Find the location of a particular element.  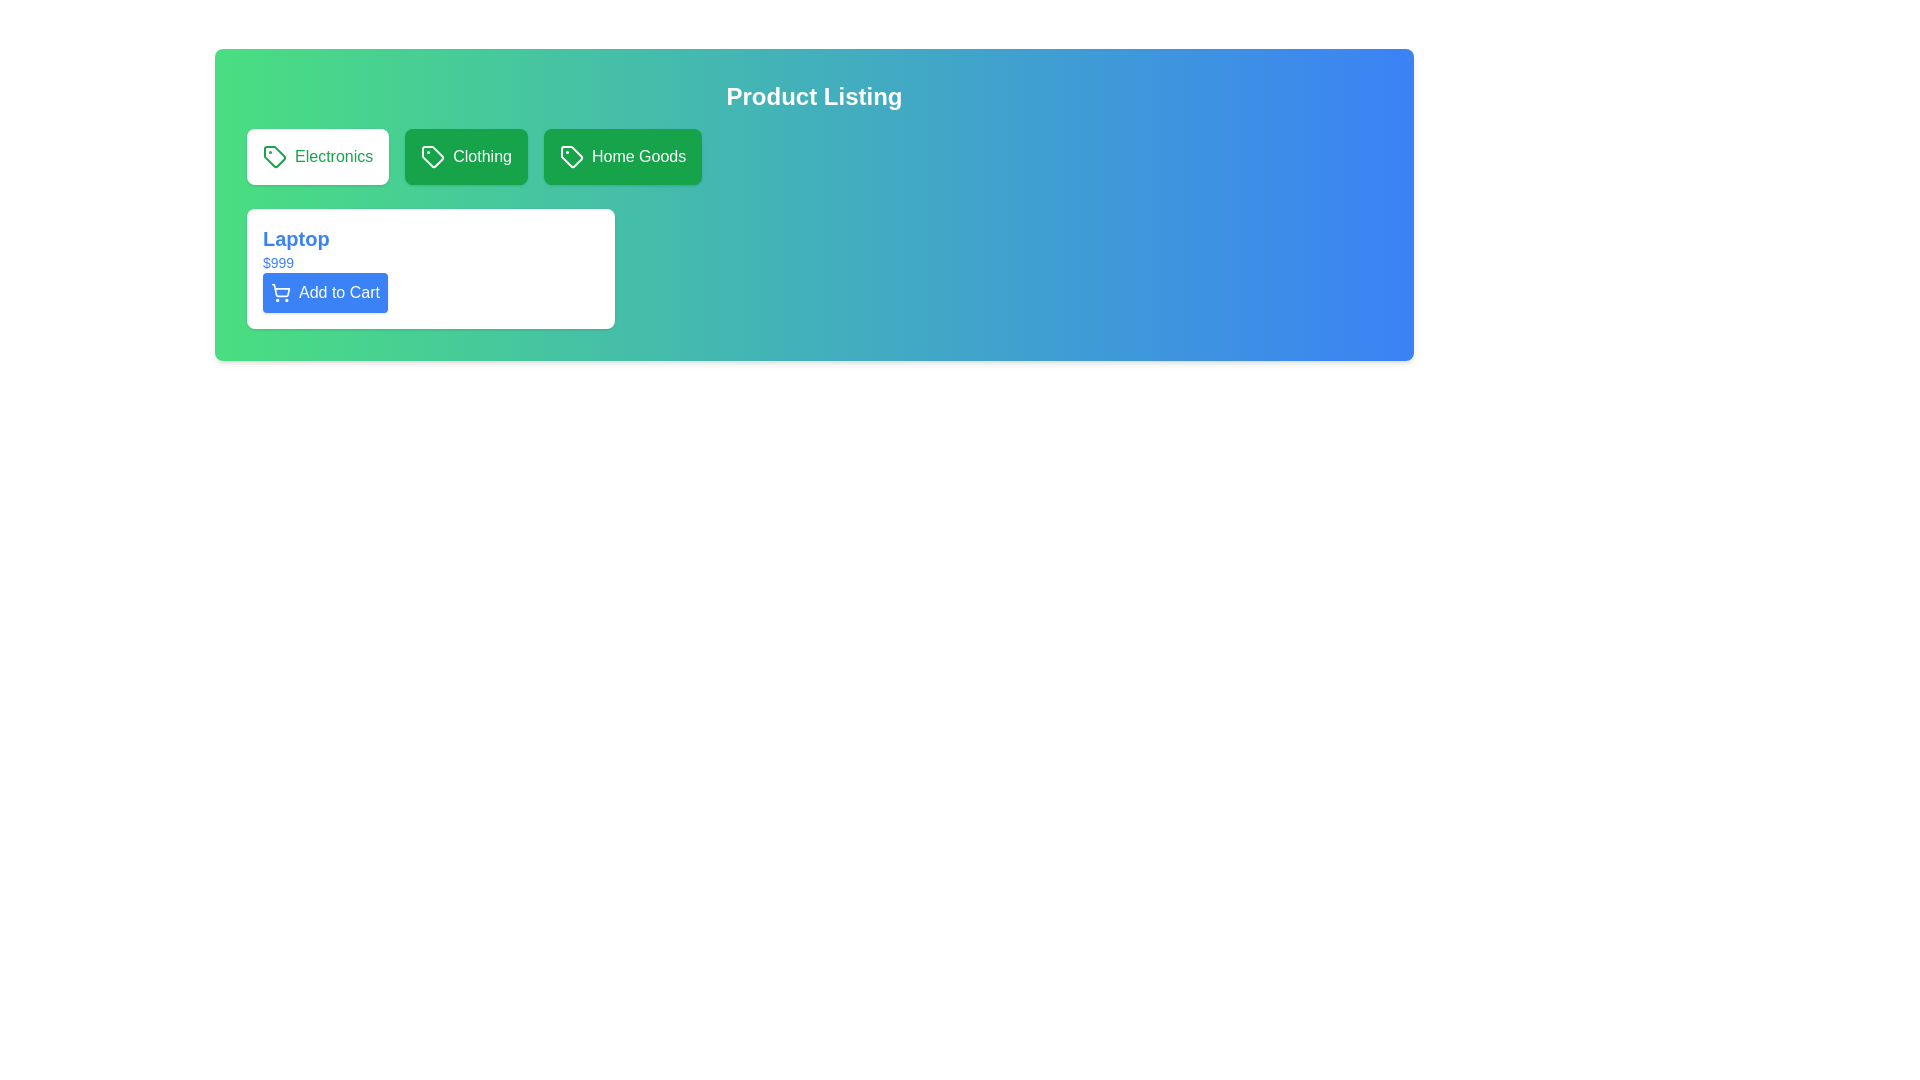

the 'Electronics' category button represented by an SVG Icon located in the upper left of the page is located at coordinates (273, 156).